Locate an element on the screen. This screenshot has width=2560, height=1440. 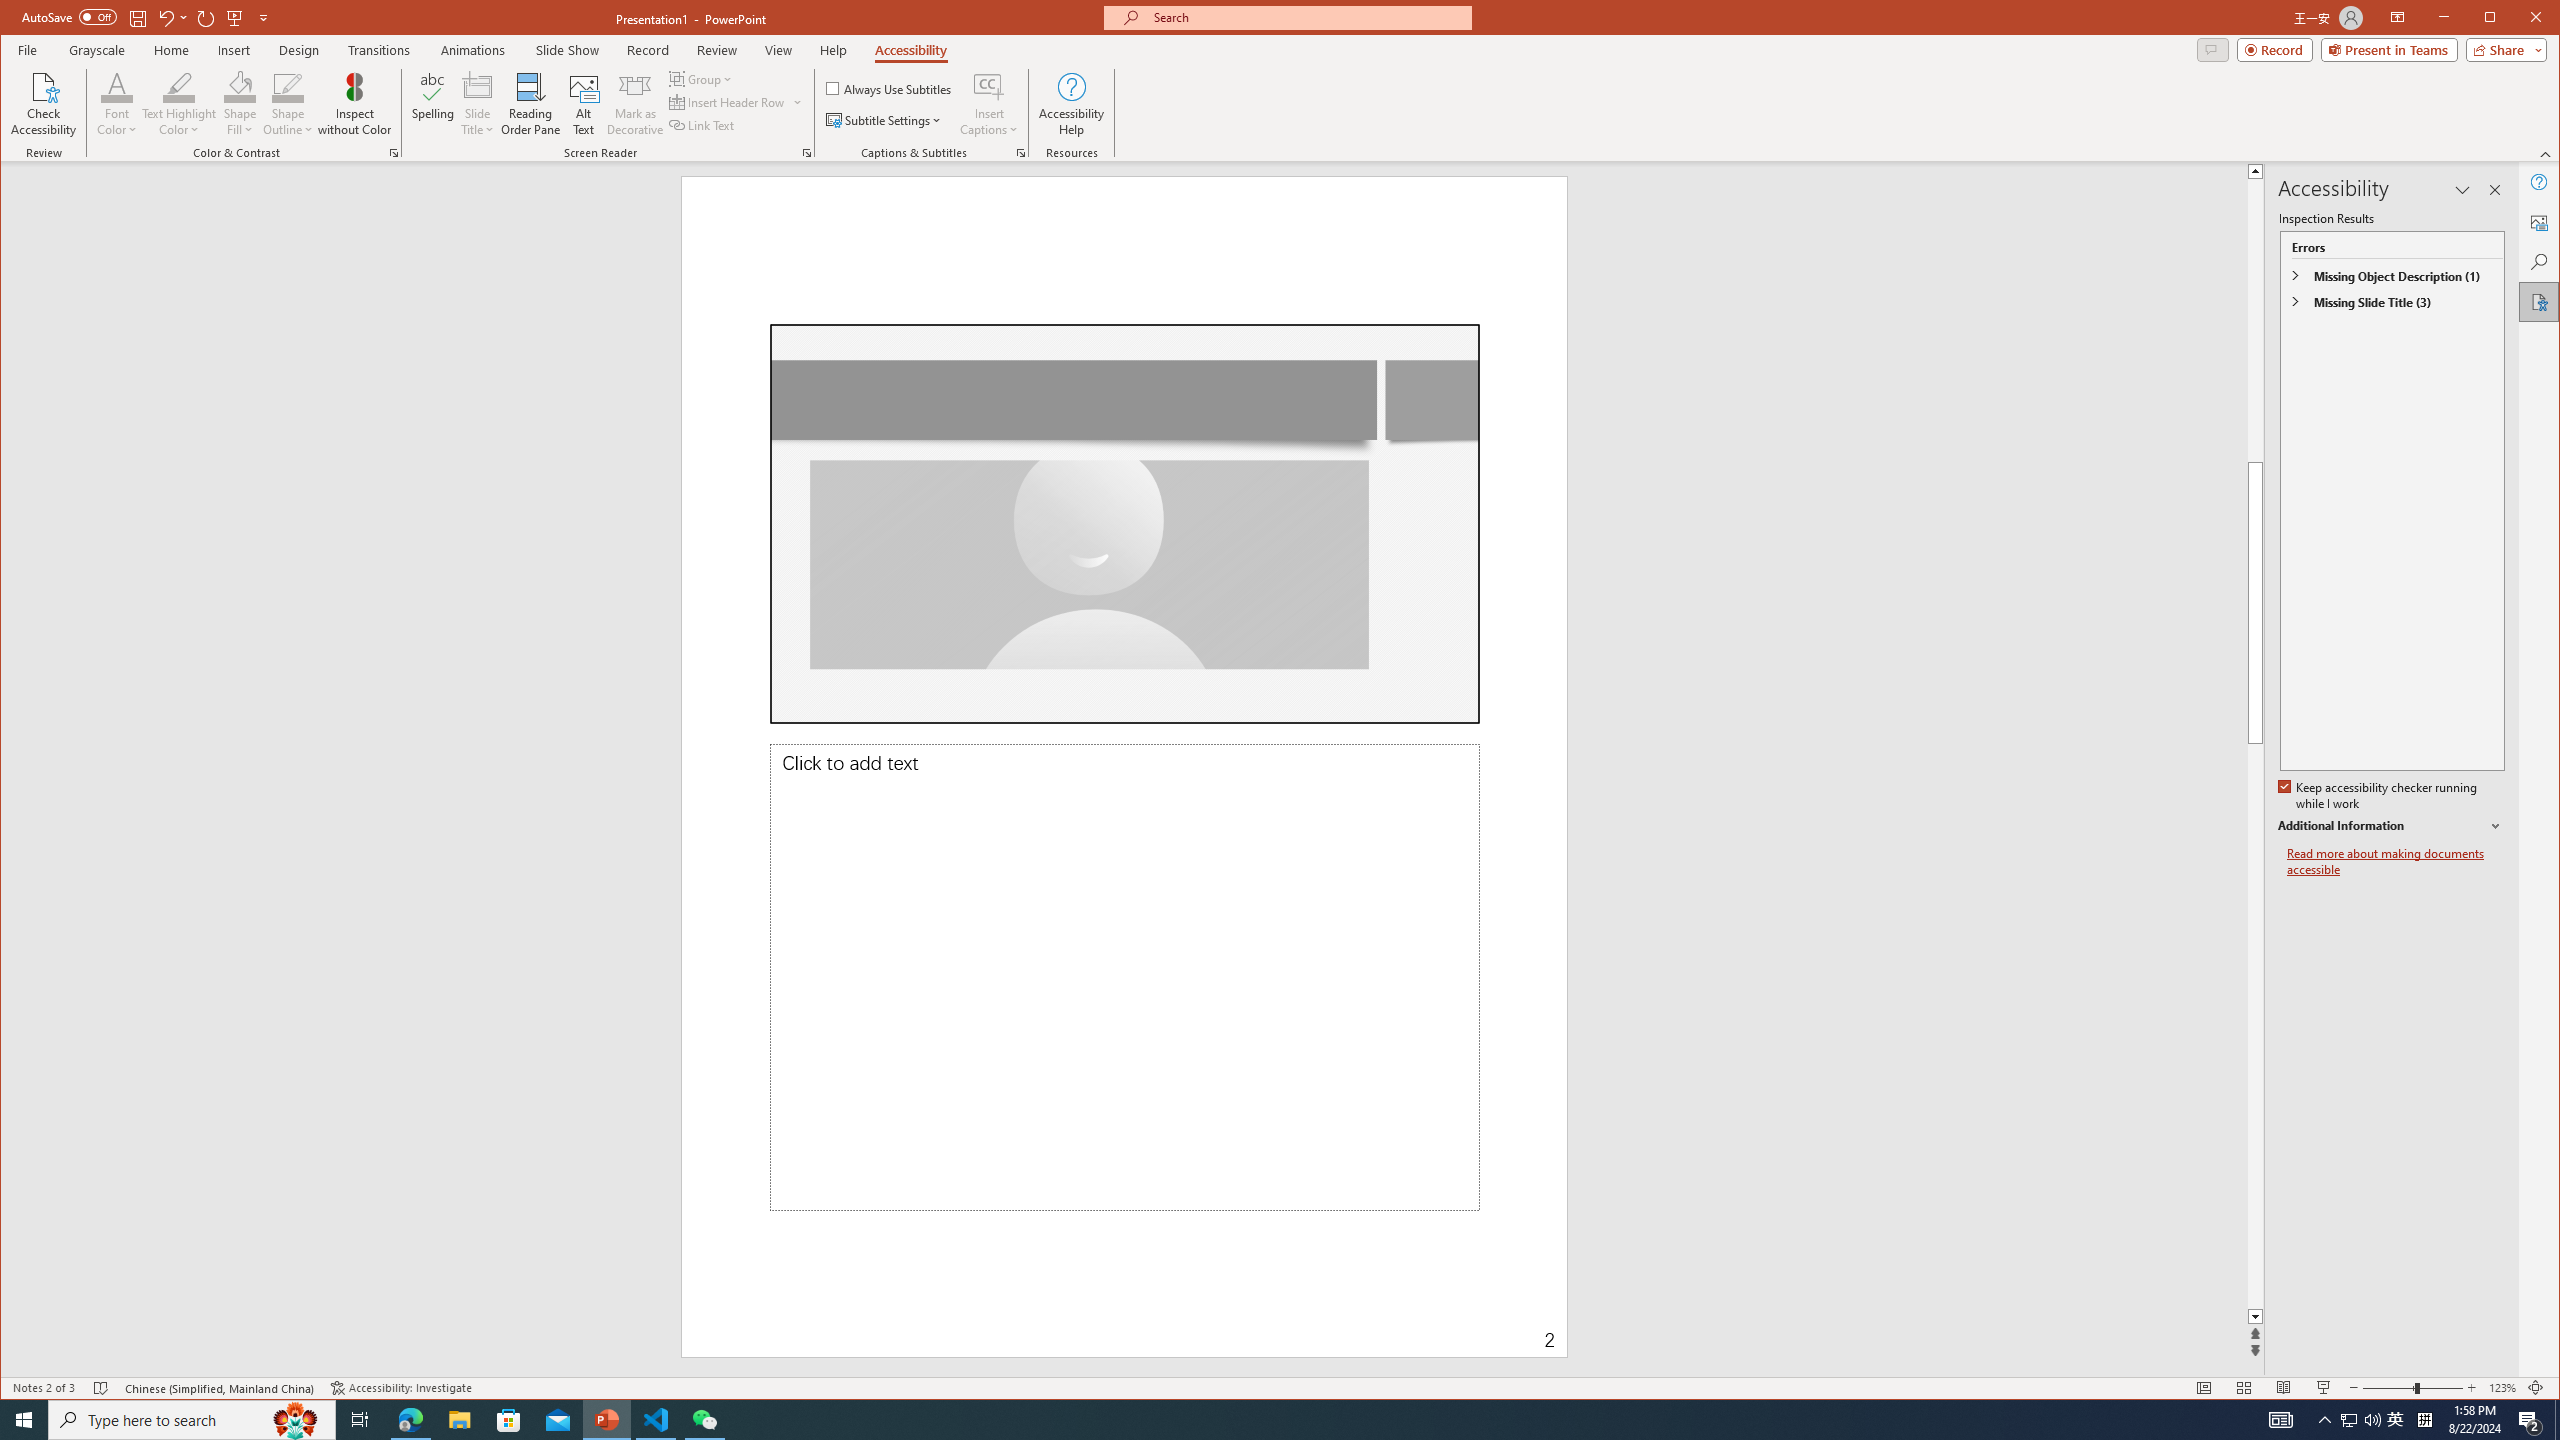
'Inspect without Color' is located at coordinates (354, 103).